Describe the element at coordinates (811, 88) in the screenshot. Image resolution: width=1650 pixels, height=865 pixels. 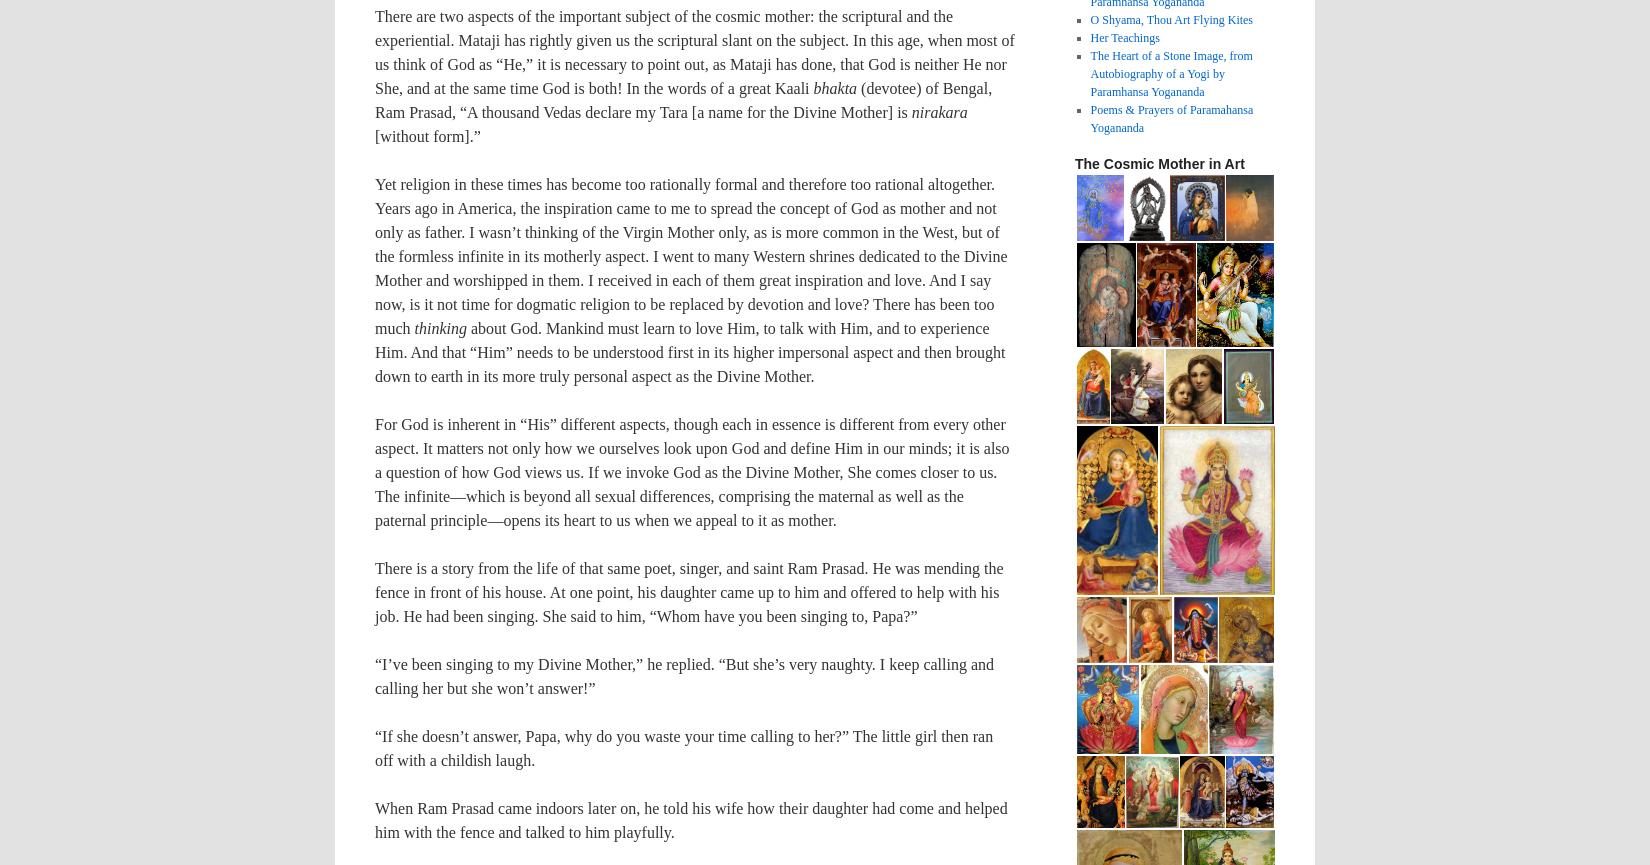
I see `'bhakta'` at that location.